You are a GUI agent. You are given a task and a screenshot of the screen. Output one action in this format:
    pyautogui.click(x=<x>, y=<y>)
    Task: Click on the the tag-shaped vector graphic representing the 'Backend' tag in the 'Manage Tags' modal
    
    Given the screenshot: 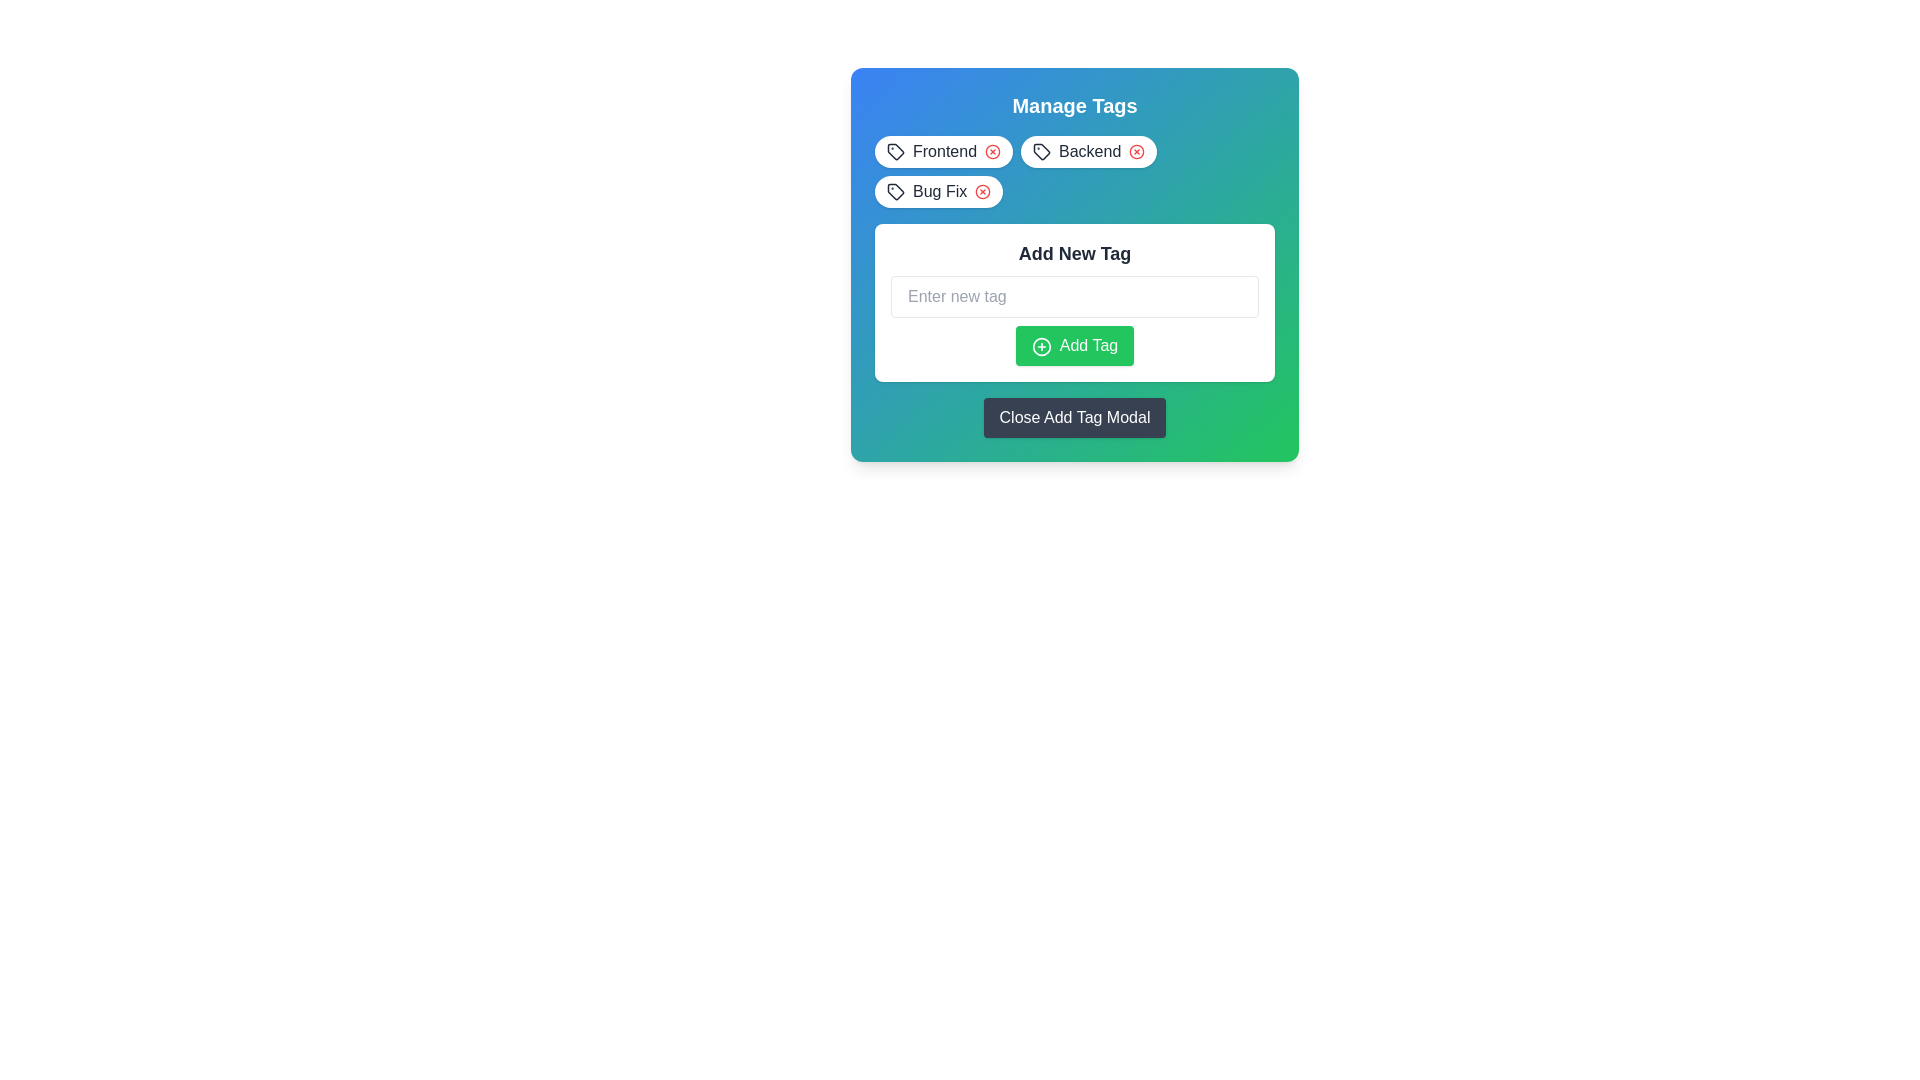 What is the action you would take?
    pyautogui.click(x=1040, y=150)
    